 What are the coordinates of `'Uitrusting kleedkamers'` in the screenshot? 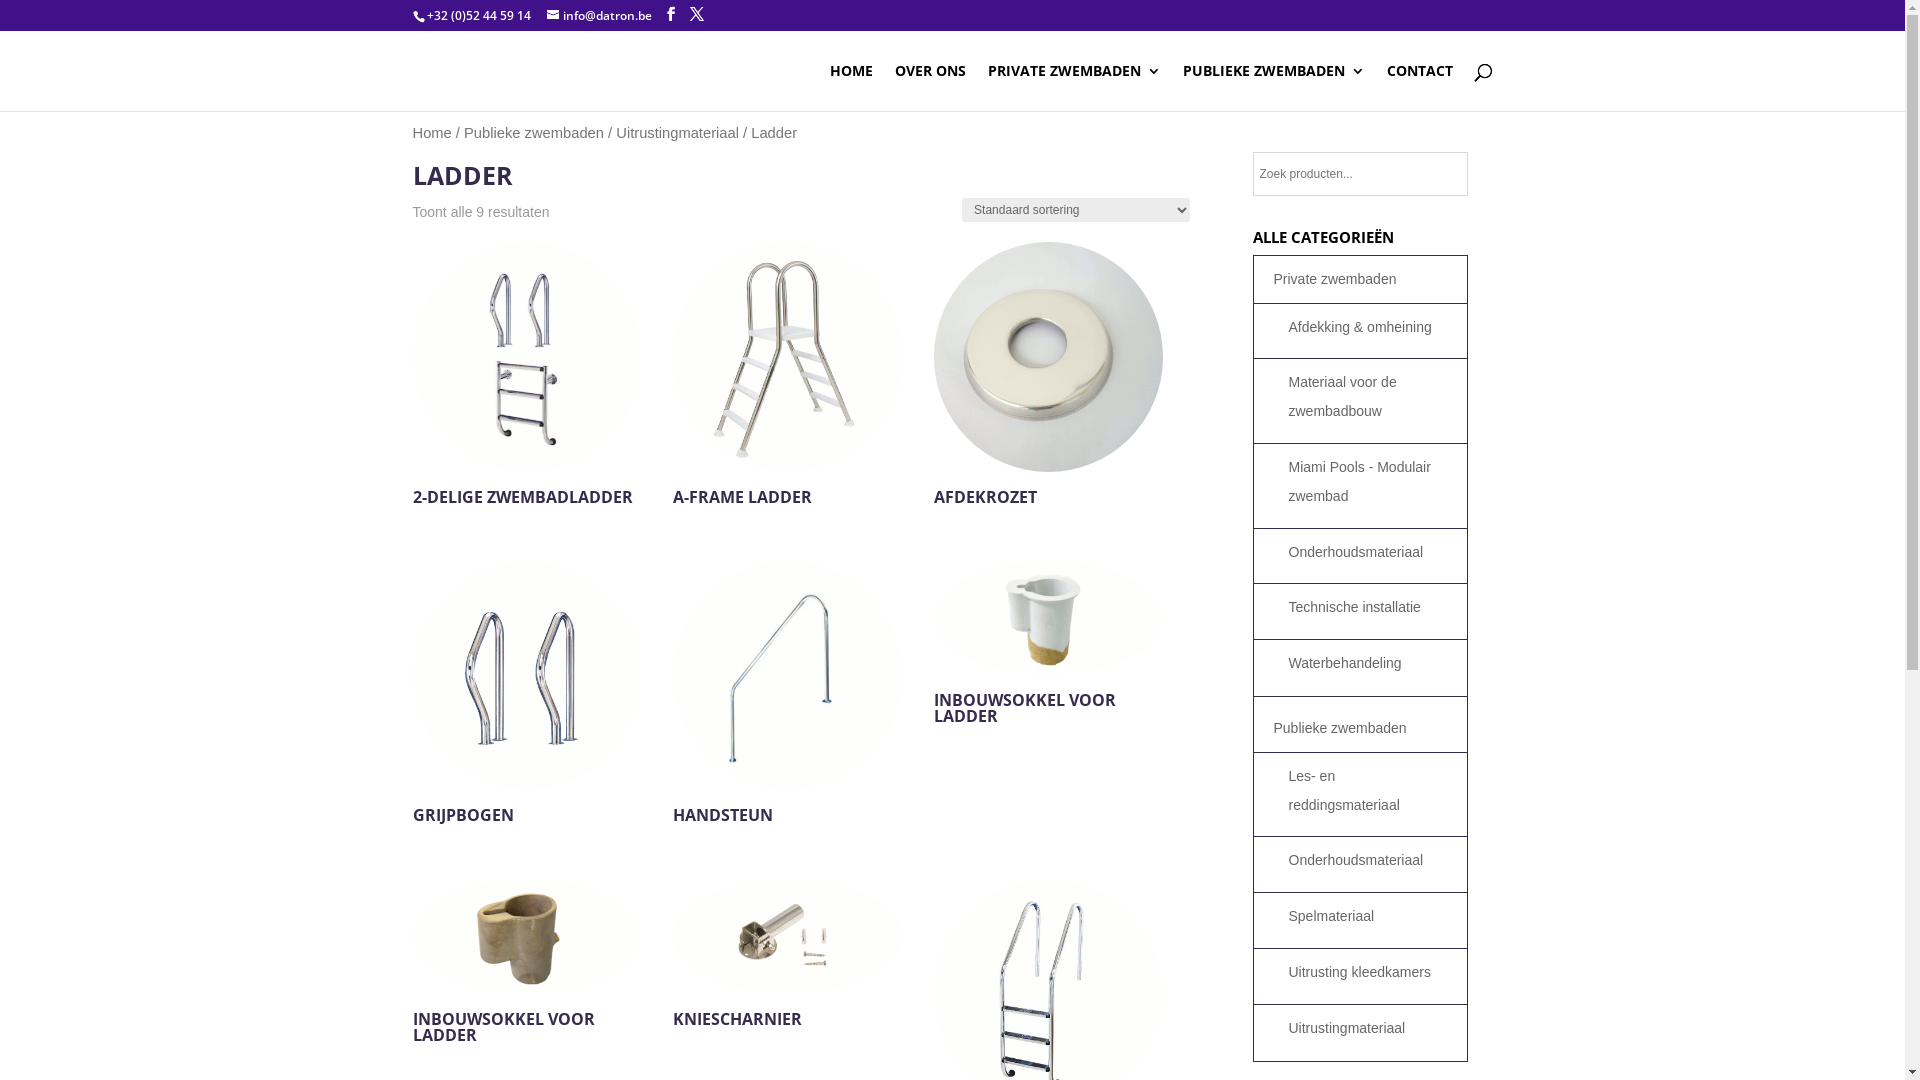 It's located at (1266, 971).